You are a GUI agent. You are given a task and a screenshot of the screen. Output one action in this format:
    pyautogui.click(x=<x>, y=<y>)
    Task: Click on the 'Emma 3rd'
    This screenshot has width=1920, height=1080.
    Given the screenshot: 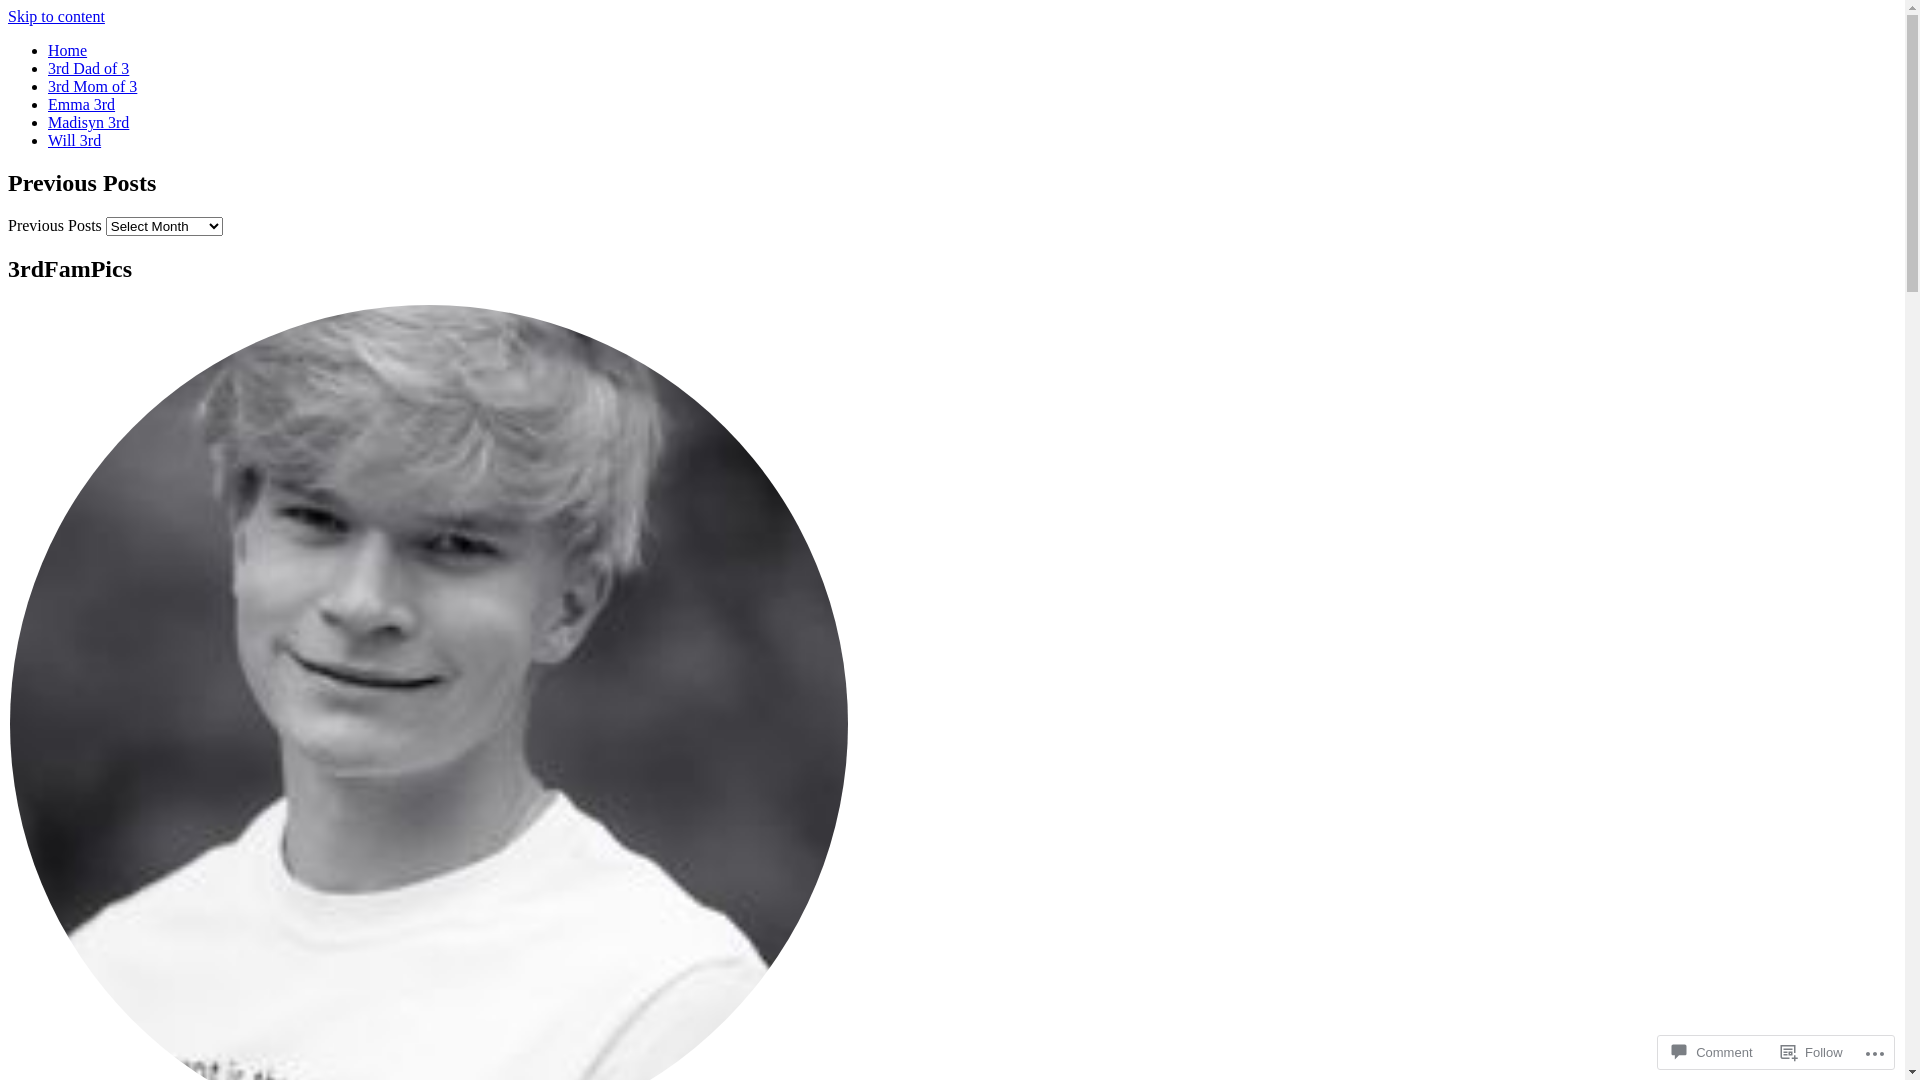 What is the action you would take?
    pyautogui.click(x=80, y=104)
    